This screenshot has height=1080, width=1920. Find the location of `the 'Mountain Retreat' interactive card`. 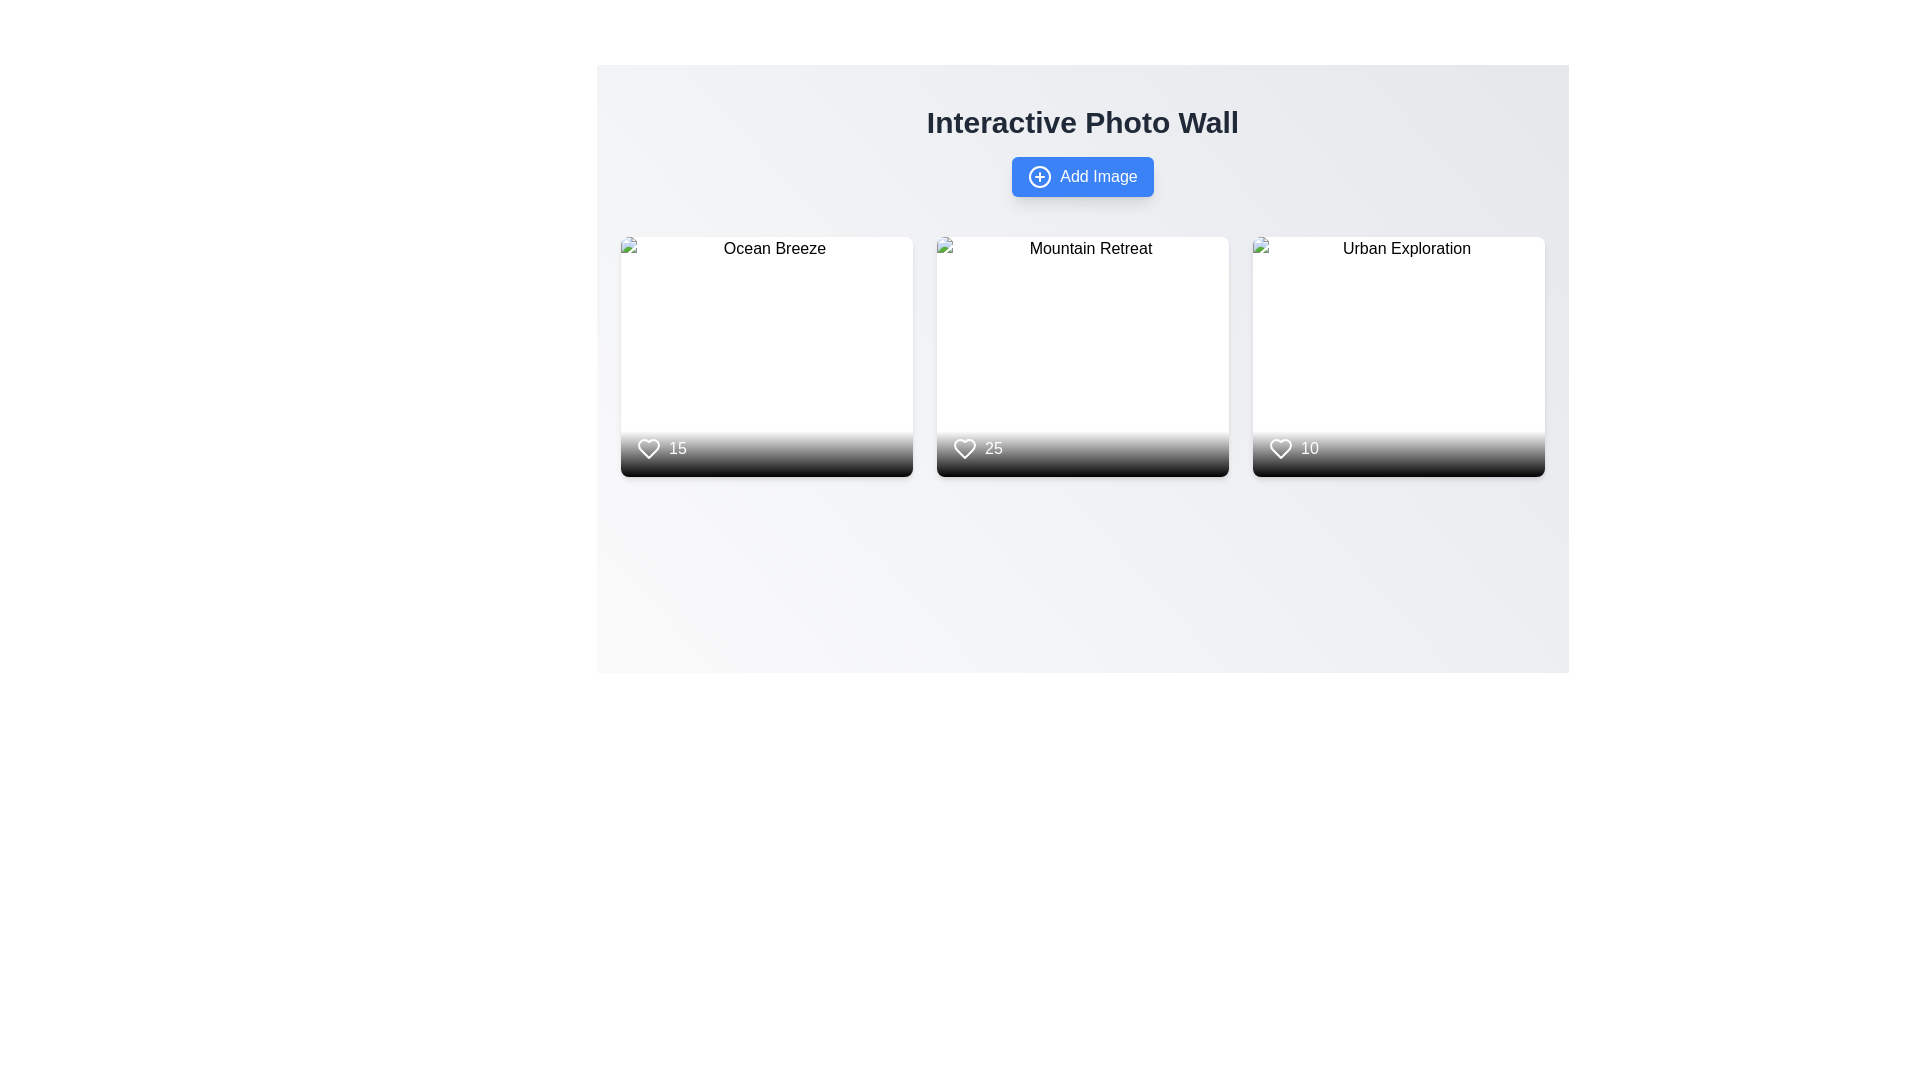

the 'Mountain Retreat' interactive card is located at coordinates (1082, 356).